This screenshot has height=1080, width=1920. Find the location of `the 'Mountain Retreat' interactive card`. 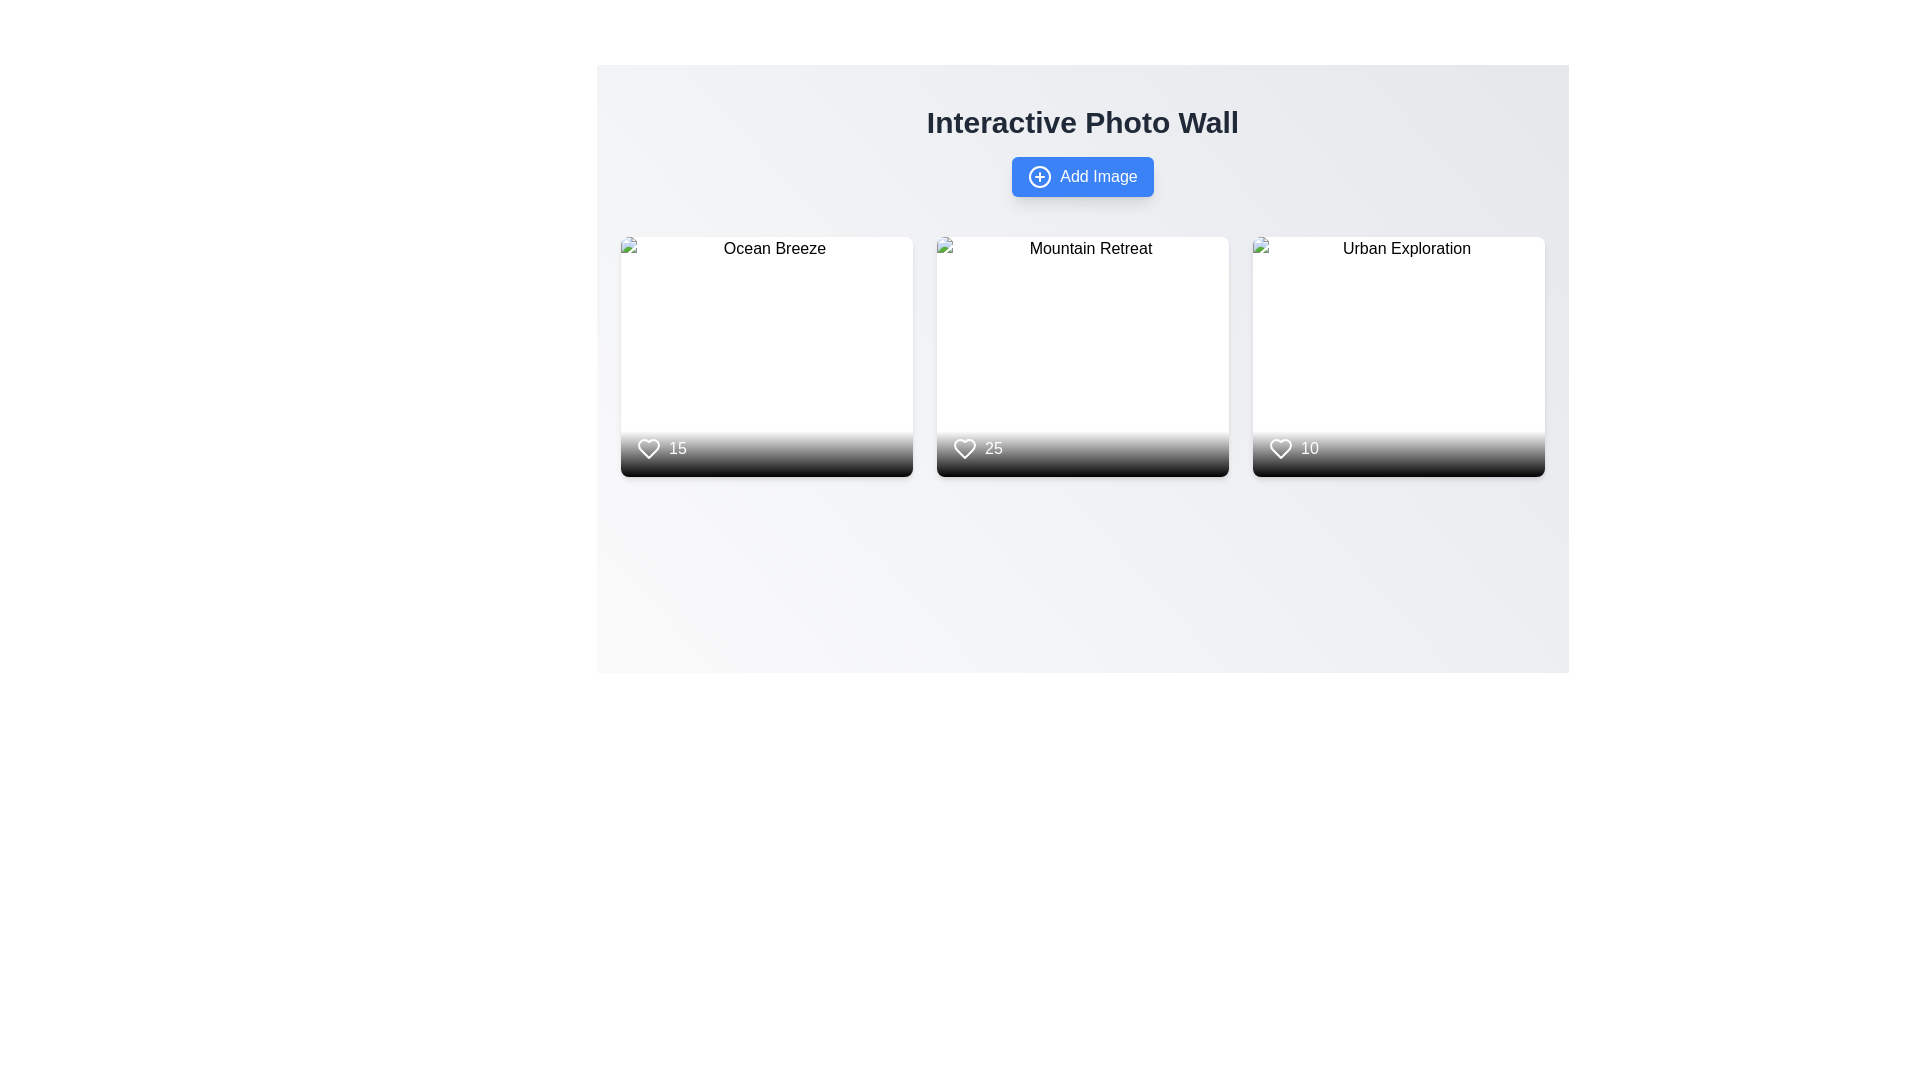

the 'Mountain Retreat' interactive card is located at coordinates (1082, 356).